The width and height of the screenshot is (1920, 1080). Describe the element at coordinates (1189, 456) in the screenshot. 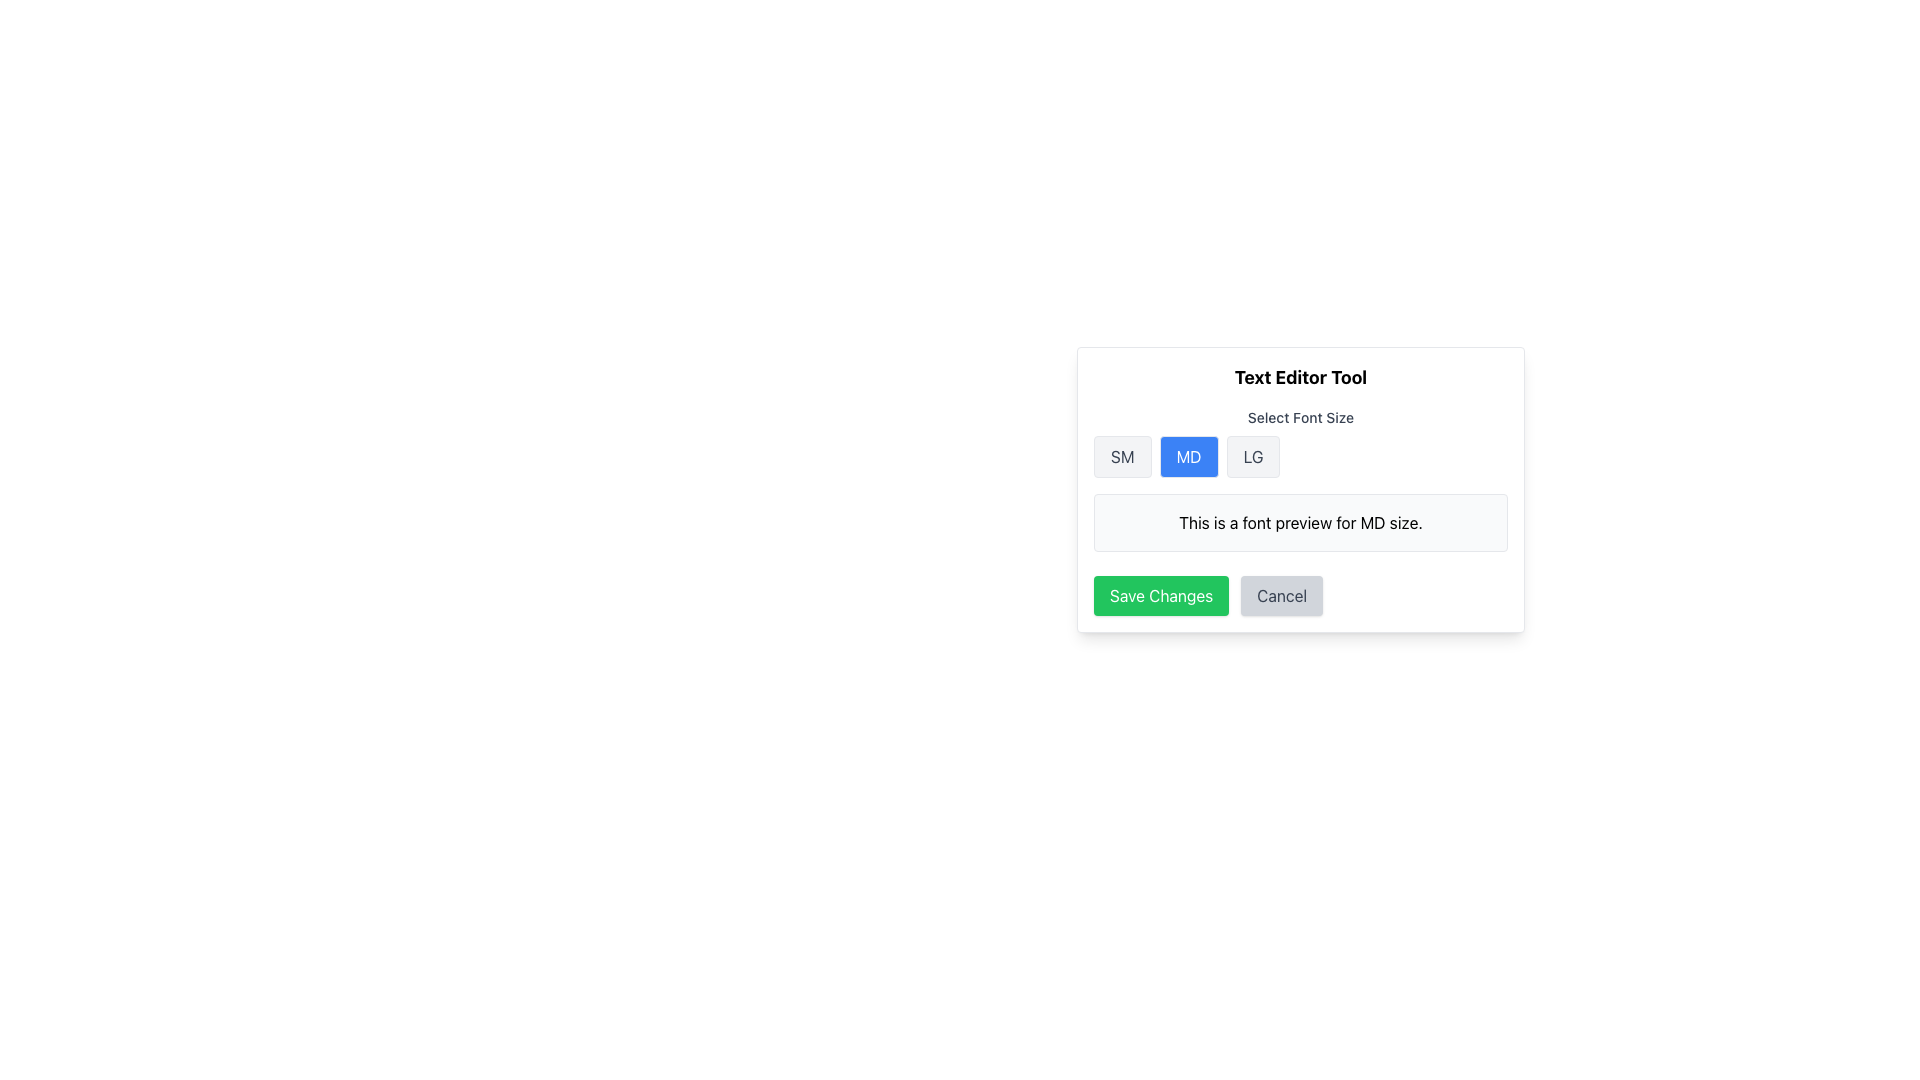

I see `the 'MD' button, which is a rounded rectangular button with a blue background and white text, located in the middle of the 'Text Editor Tool' dialog box` at that location.